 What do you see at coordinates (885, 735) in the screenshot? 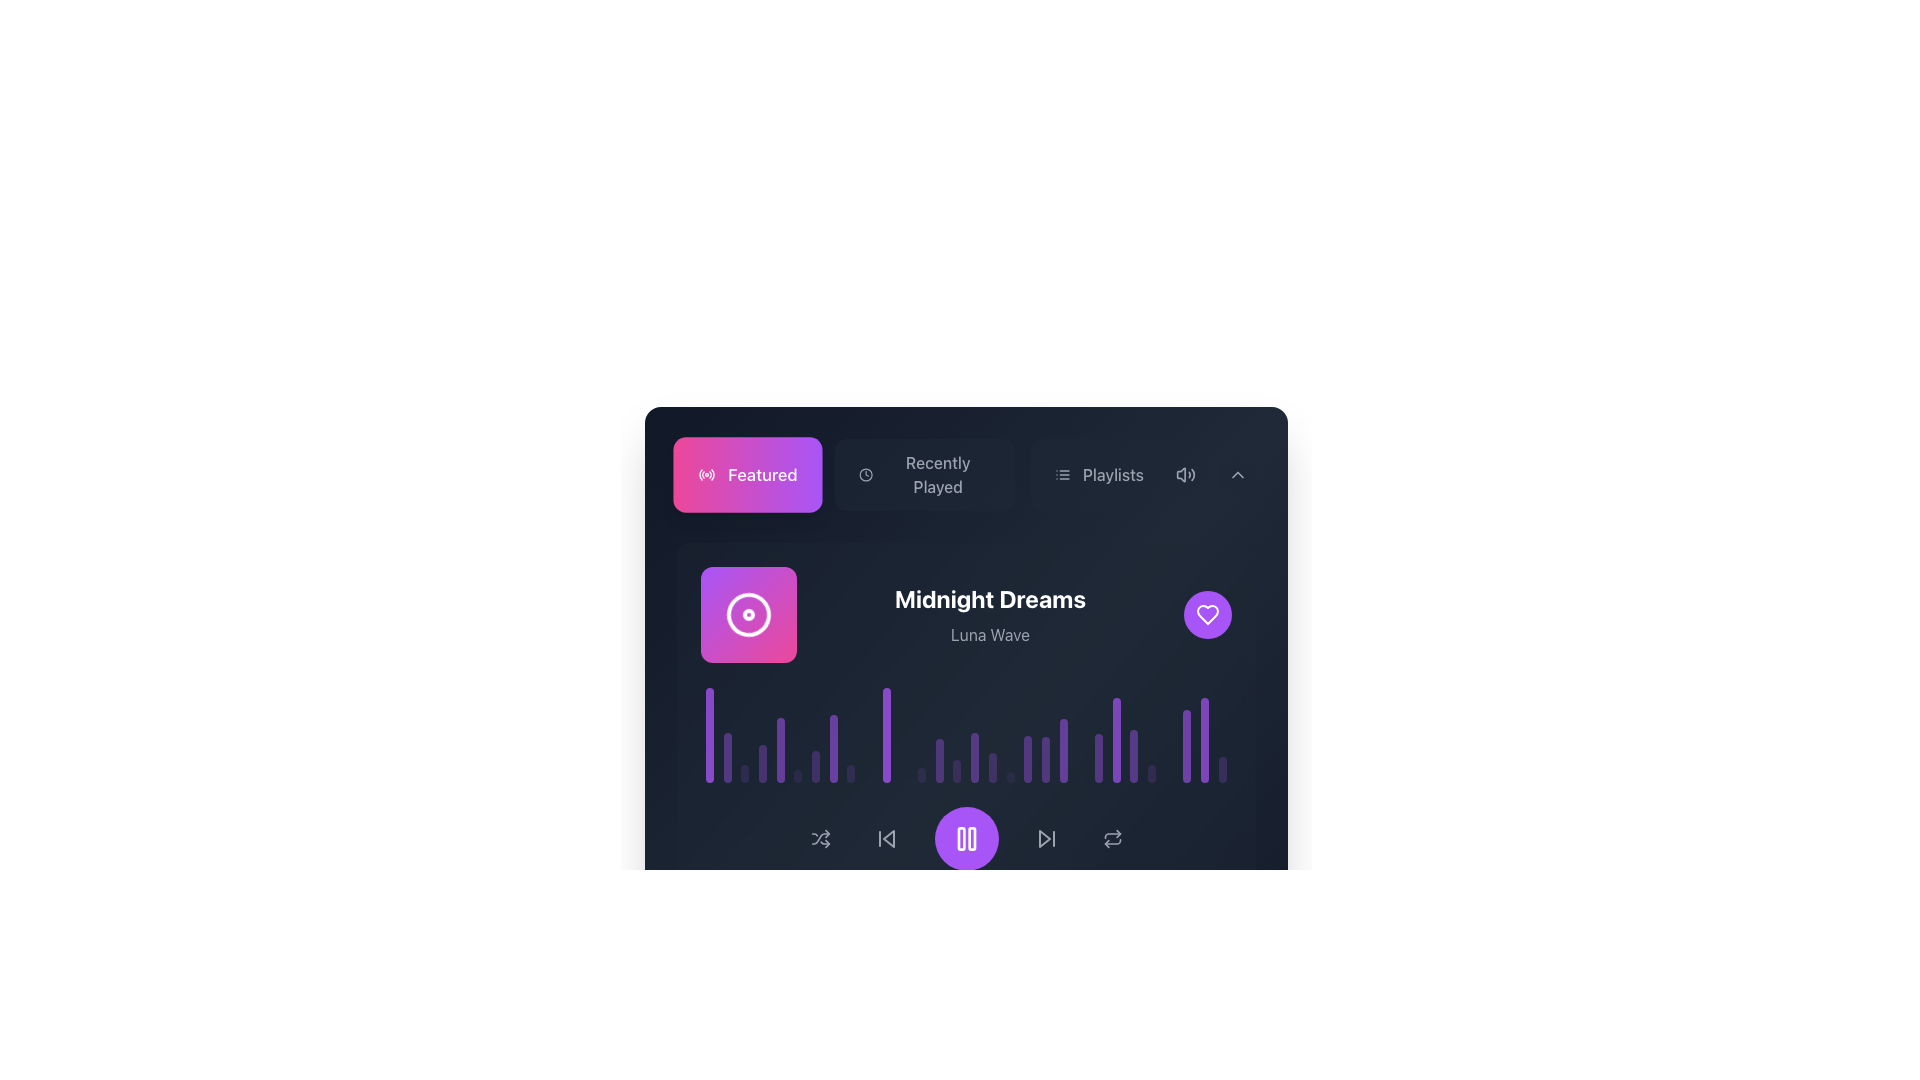
I see `the eleventh vertical bar of the audio visualizer, which reflects a specific audio frequency's amplitude` at bounding box center [885, 735].